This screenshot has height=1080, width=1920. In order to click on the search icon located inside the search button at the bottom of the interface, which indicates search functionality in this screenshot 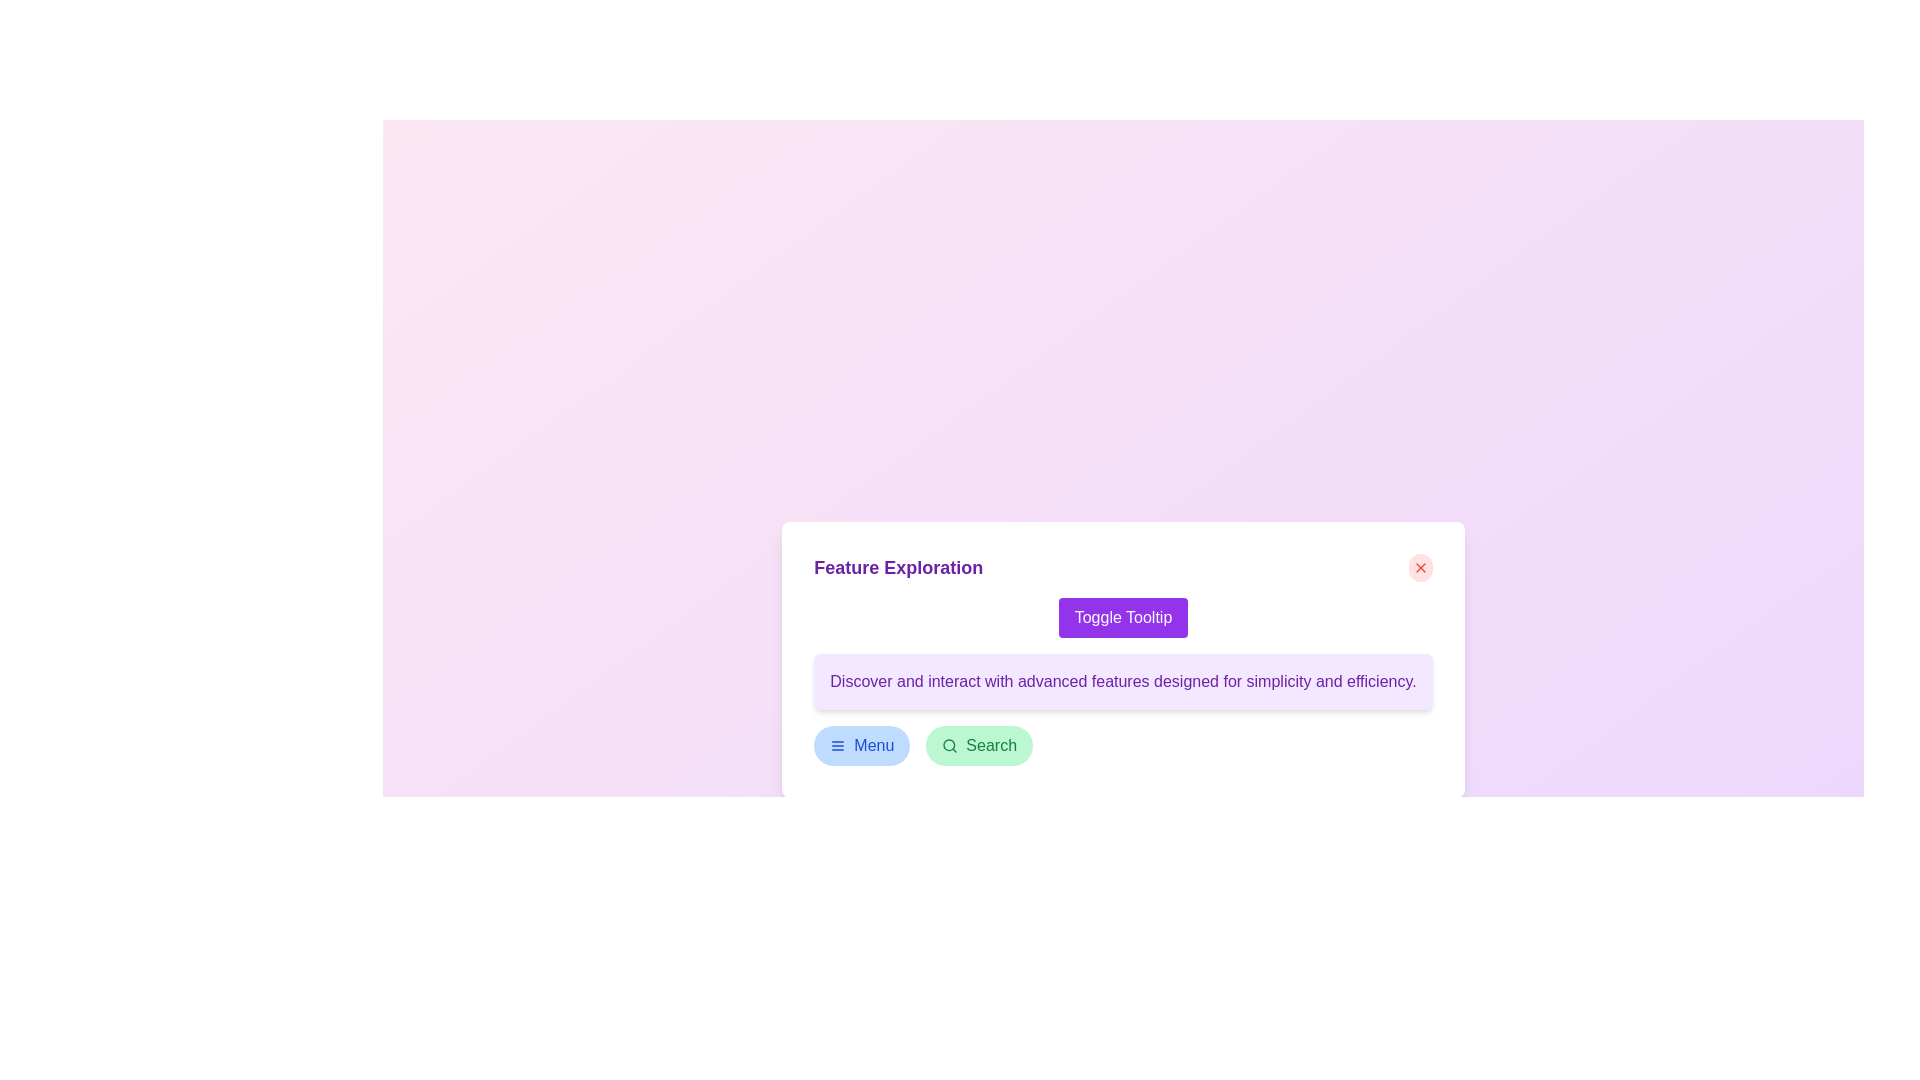, I will do `click(948, 745)`.